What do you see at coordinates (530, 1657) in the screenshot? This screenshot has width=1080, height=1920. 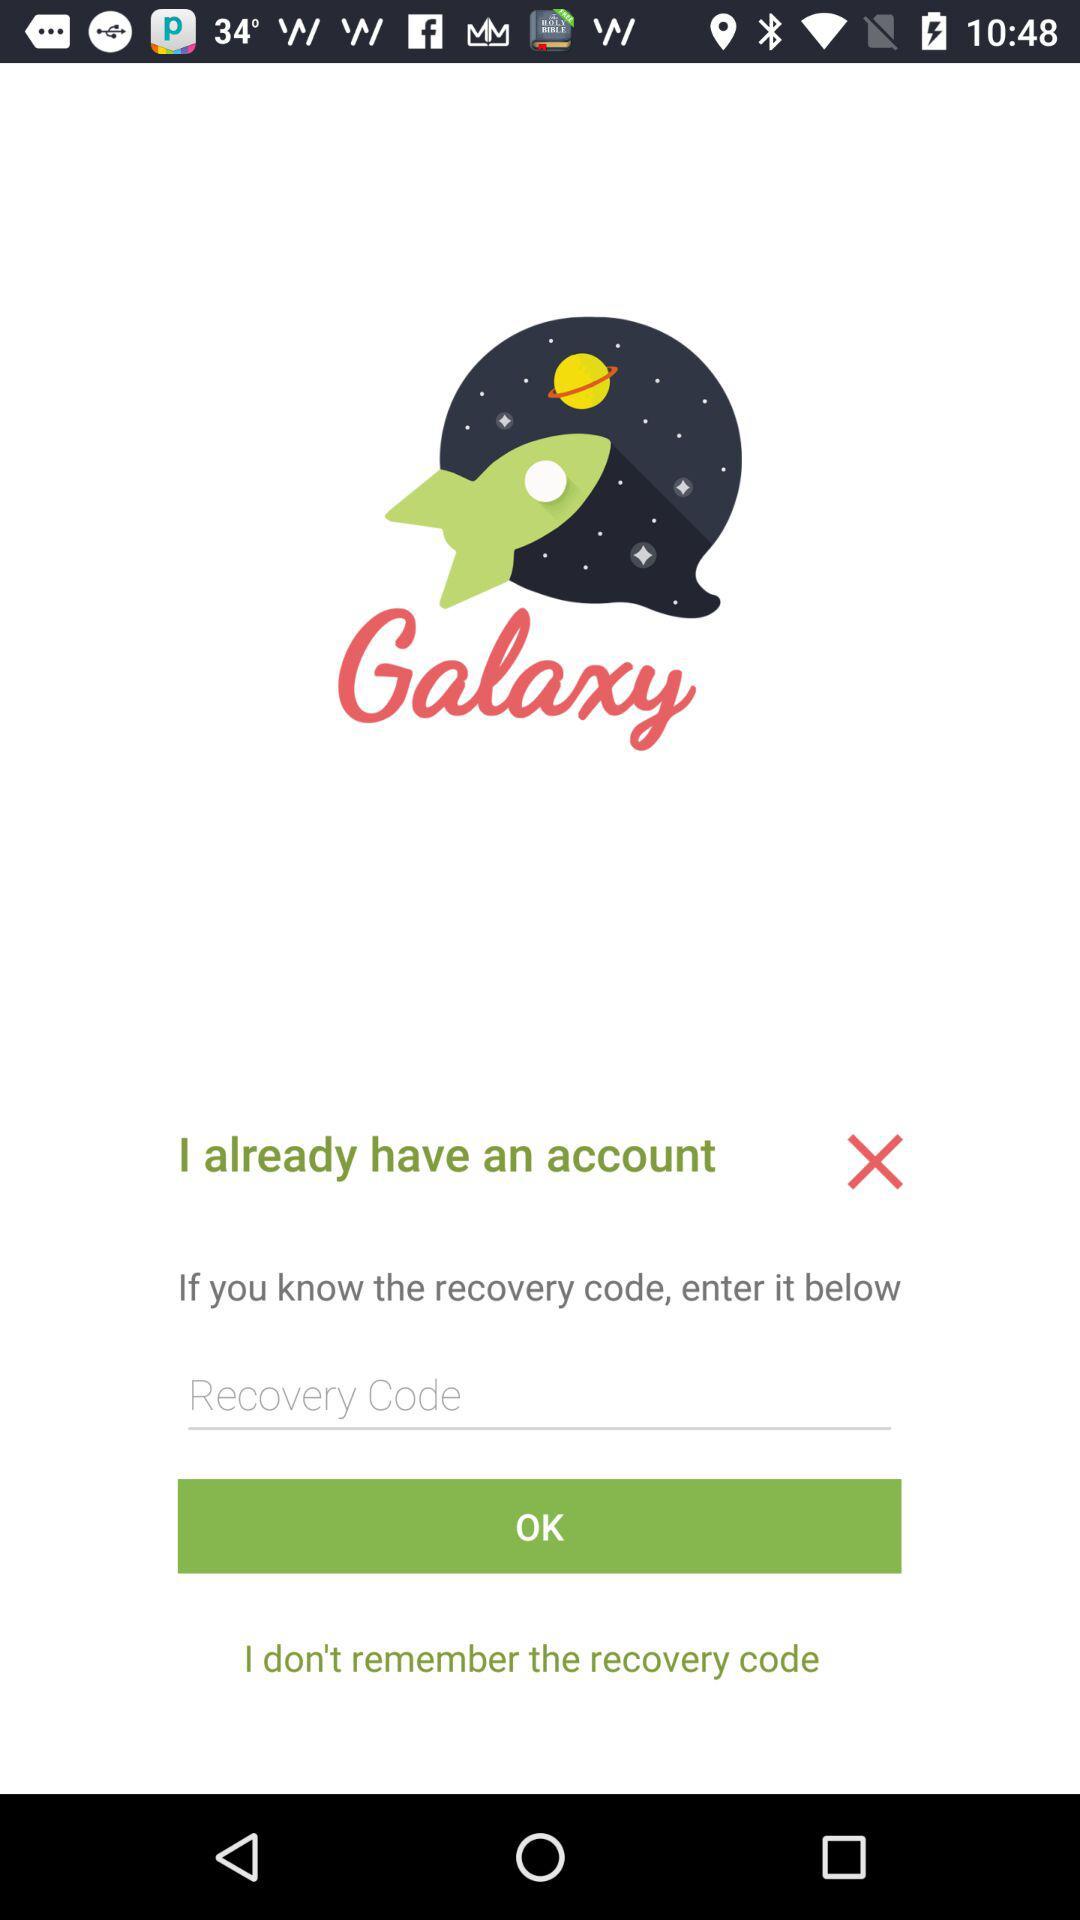 I see `i don t` at bounding box center [530, 1657].